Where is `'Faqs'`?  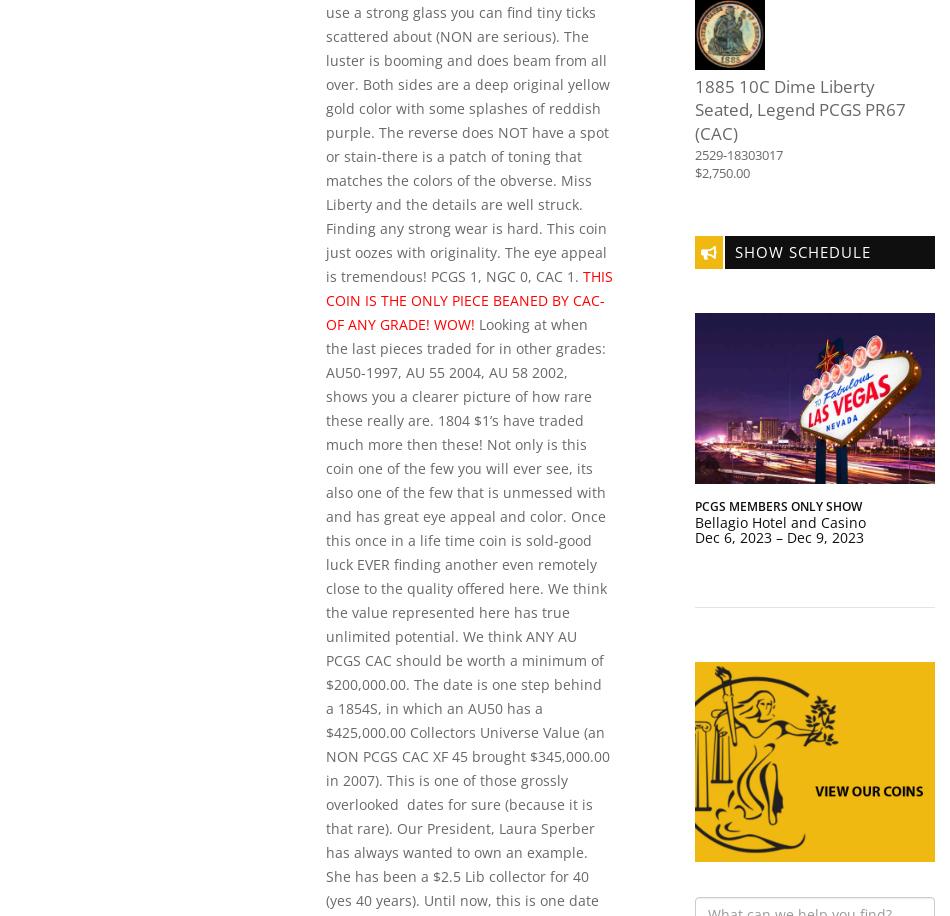
'Faqs' is located at coordinates (682, 113).